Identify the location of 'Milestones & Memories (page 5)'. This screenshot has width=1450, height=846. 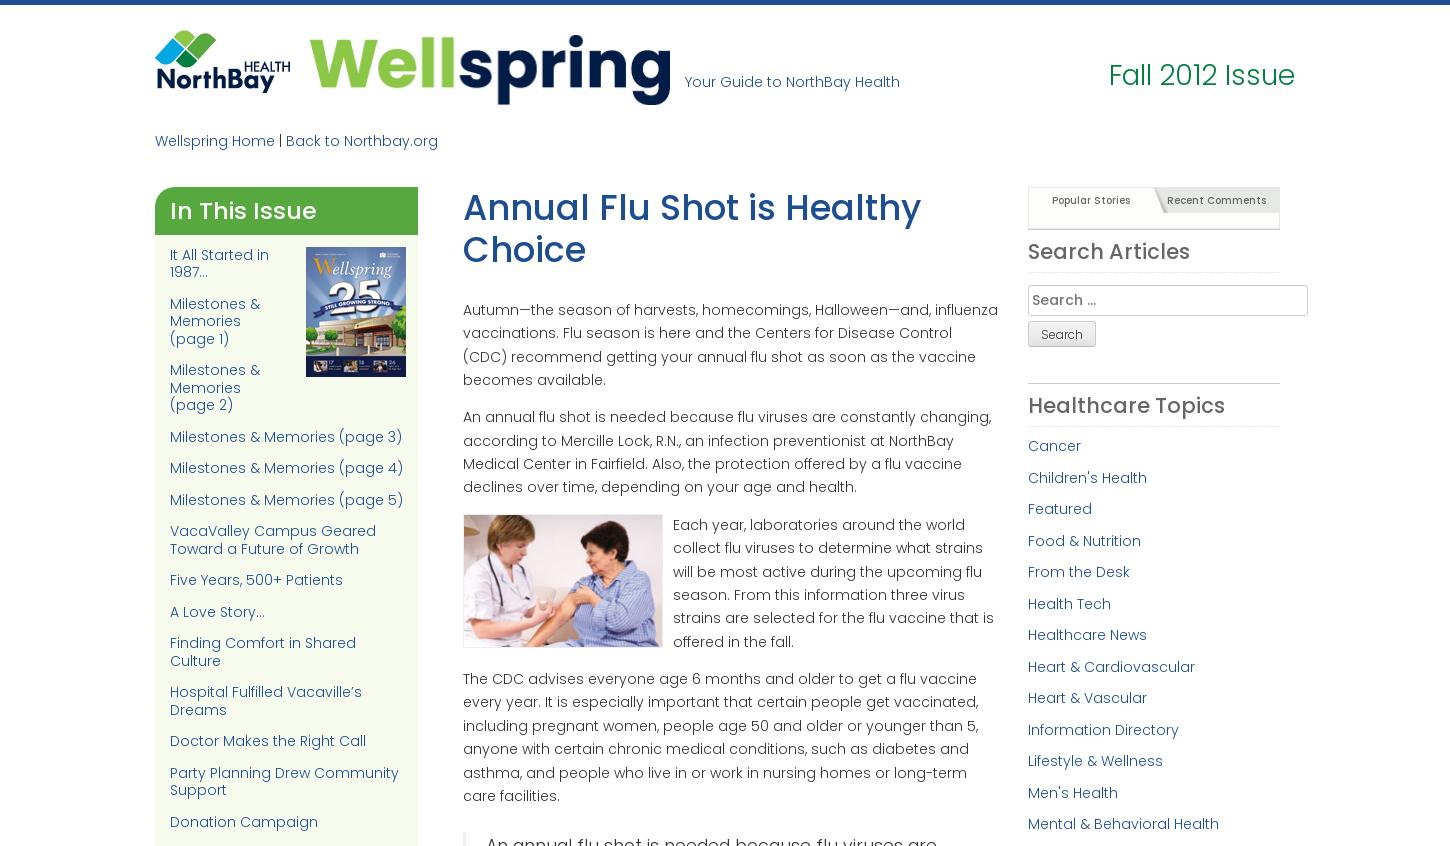
(286, 498).